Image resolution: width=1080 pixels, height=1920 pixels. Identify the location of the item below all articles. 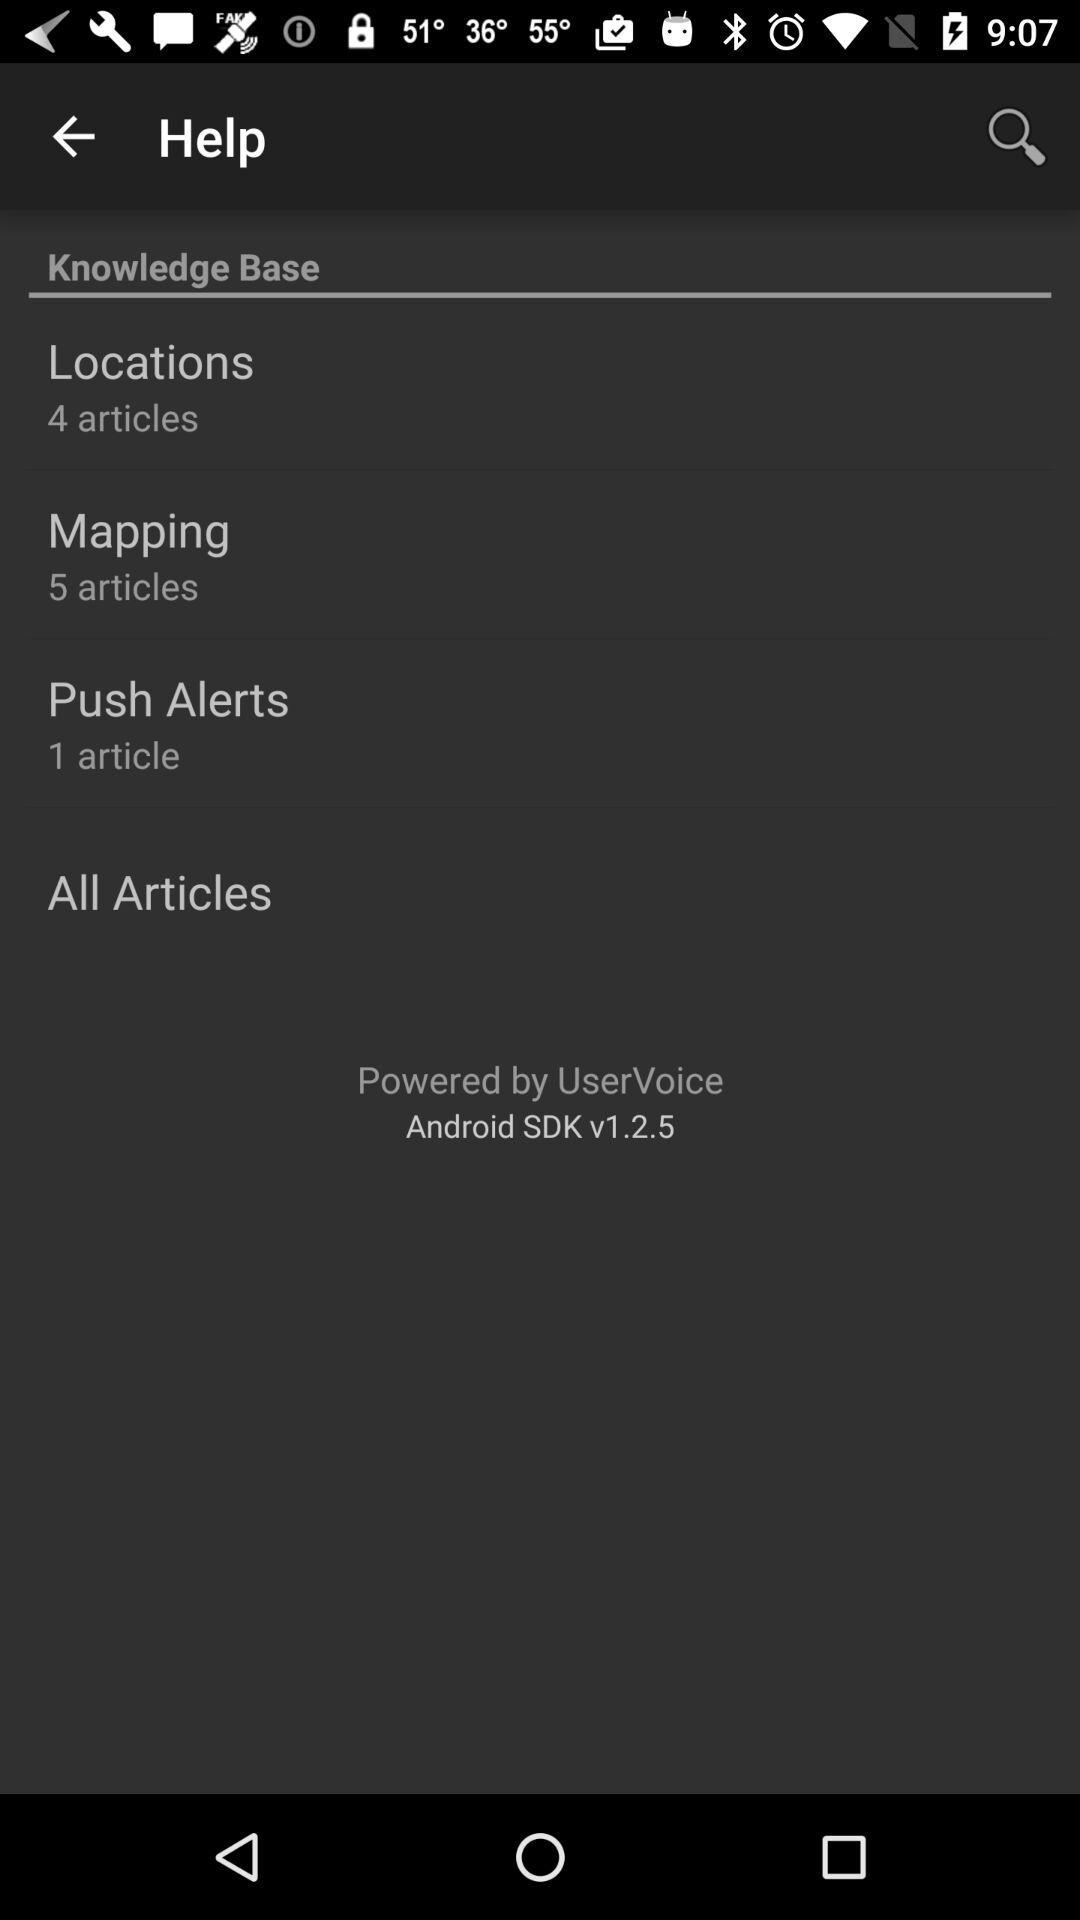
(540, 1078).